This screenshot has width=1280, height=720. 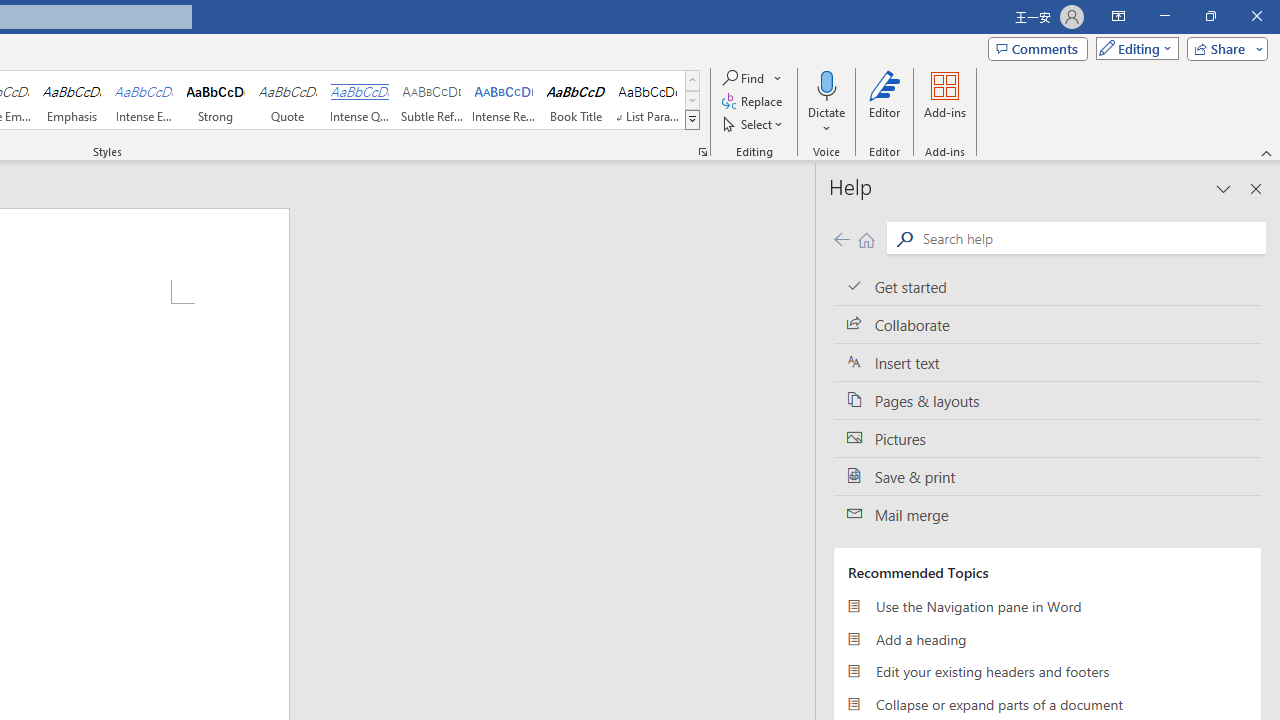 What do you see at coordinates (692, 120) in the screenshot?
I see `'Styles'` at bounding box center [692, 120].